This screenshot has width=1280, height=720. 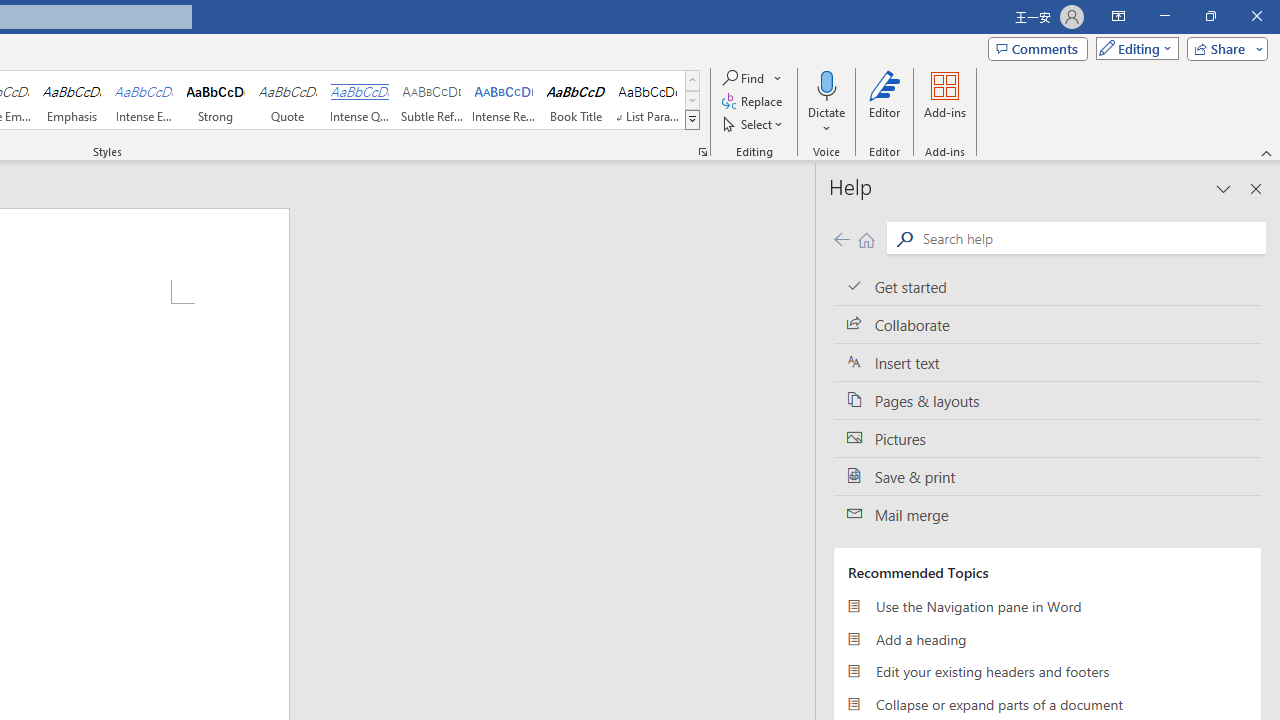 What do you see at coordinates (692, 120) in the screenshot?
I see `'Styles'` at bounding box center [692, 120].